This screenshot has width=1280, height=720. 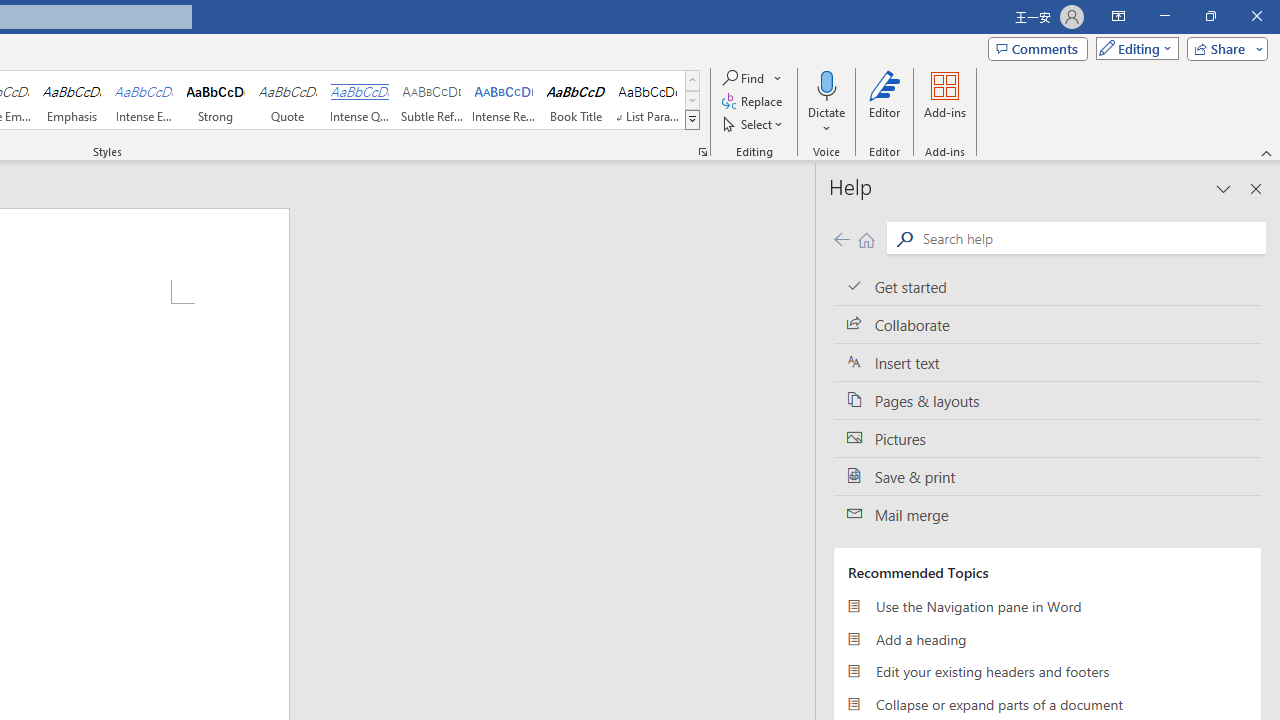 What do you see at coordinates (692, 120) in the screenshot?
I see `'Styles'` at bounding box center [692, 120].